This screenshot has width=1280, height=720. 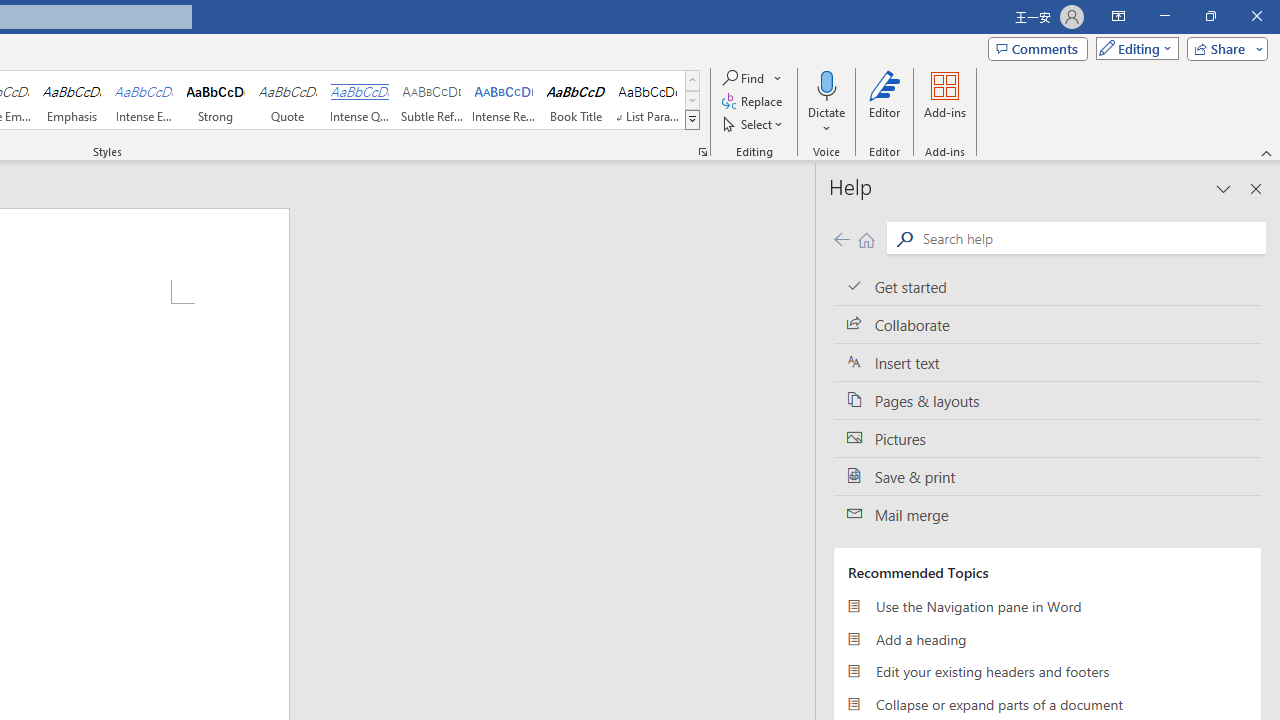 What do you see at coordinates (692, 120) in the screenshot?
I see `'Styles'` at bounding box center [692, 120].